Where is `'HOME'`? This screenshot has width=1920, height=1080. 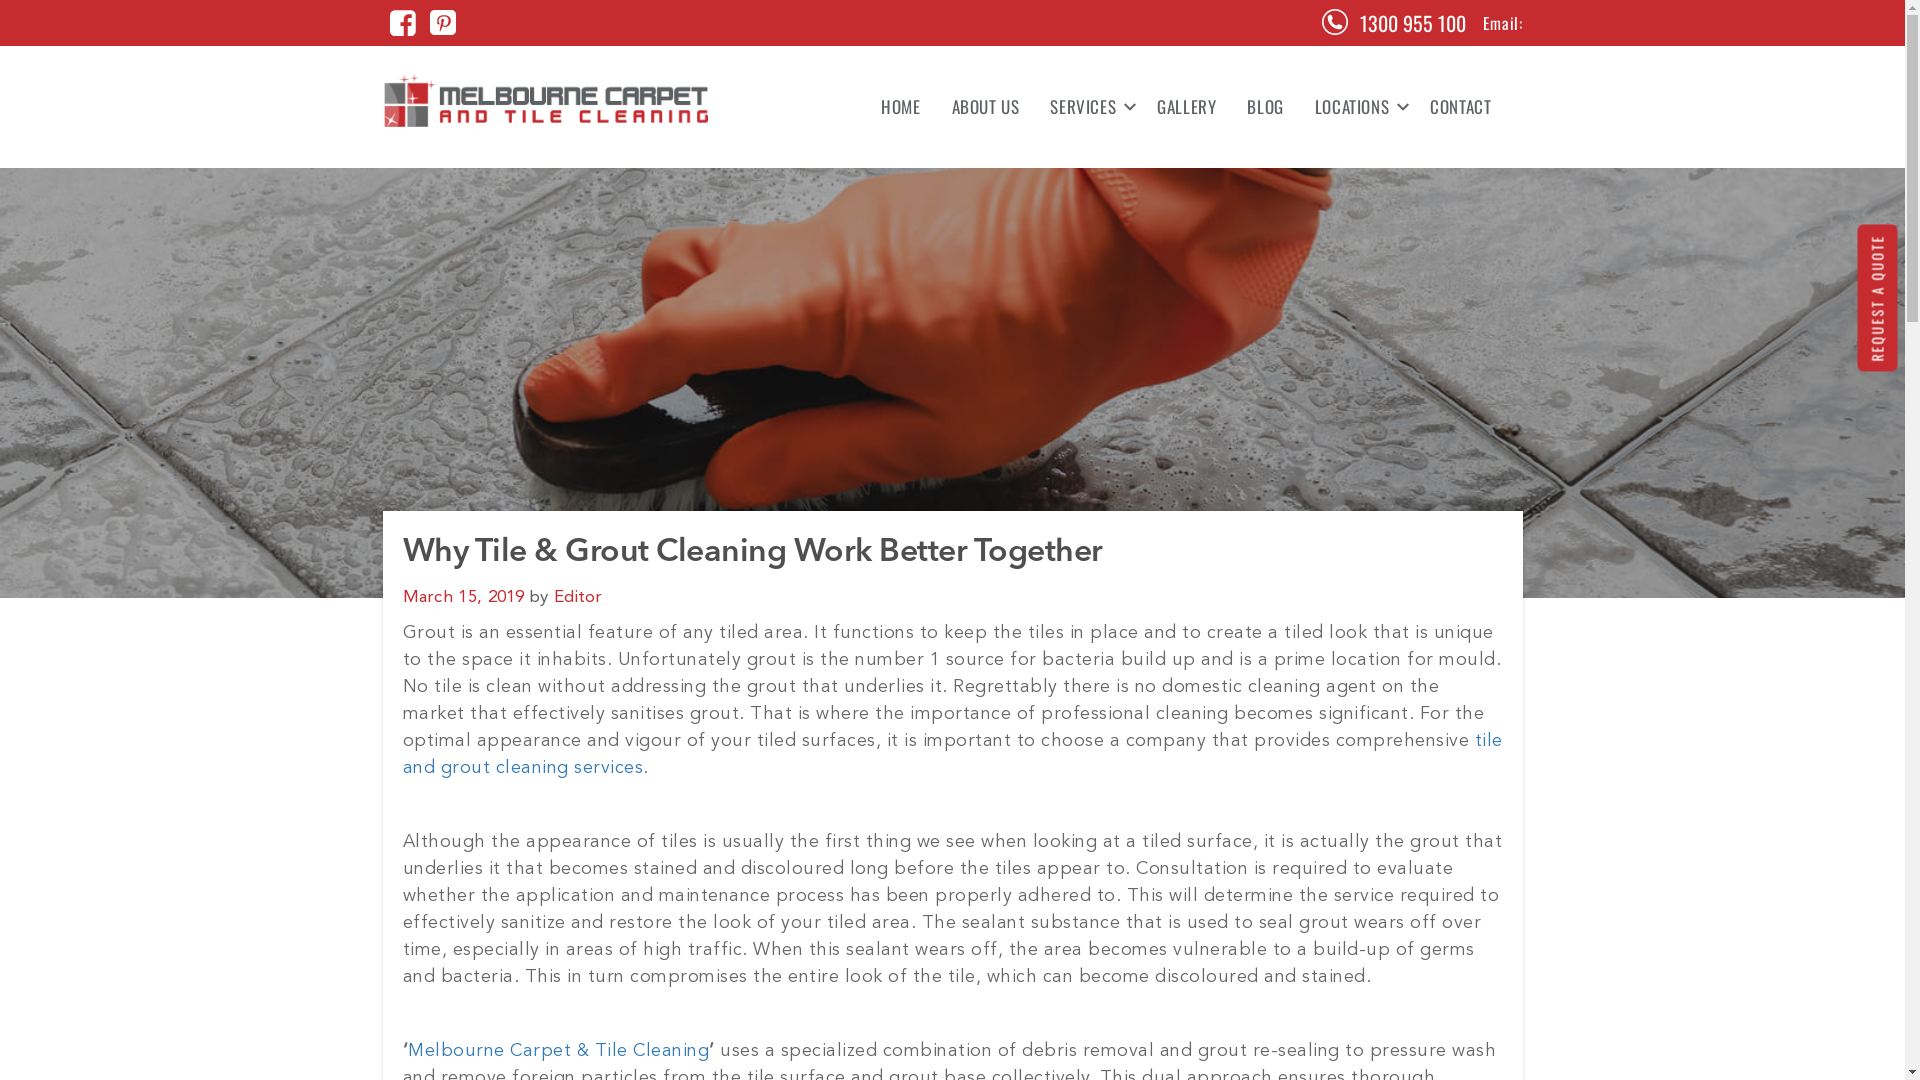 'HOME' is located at coordinates (899, 107).